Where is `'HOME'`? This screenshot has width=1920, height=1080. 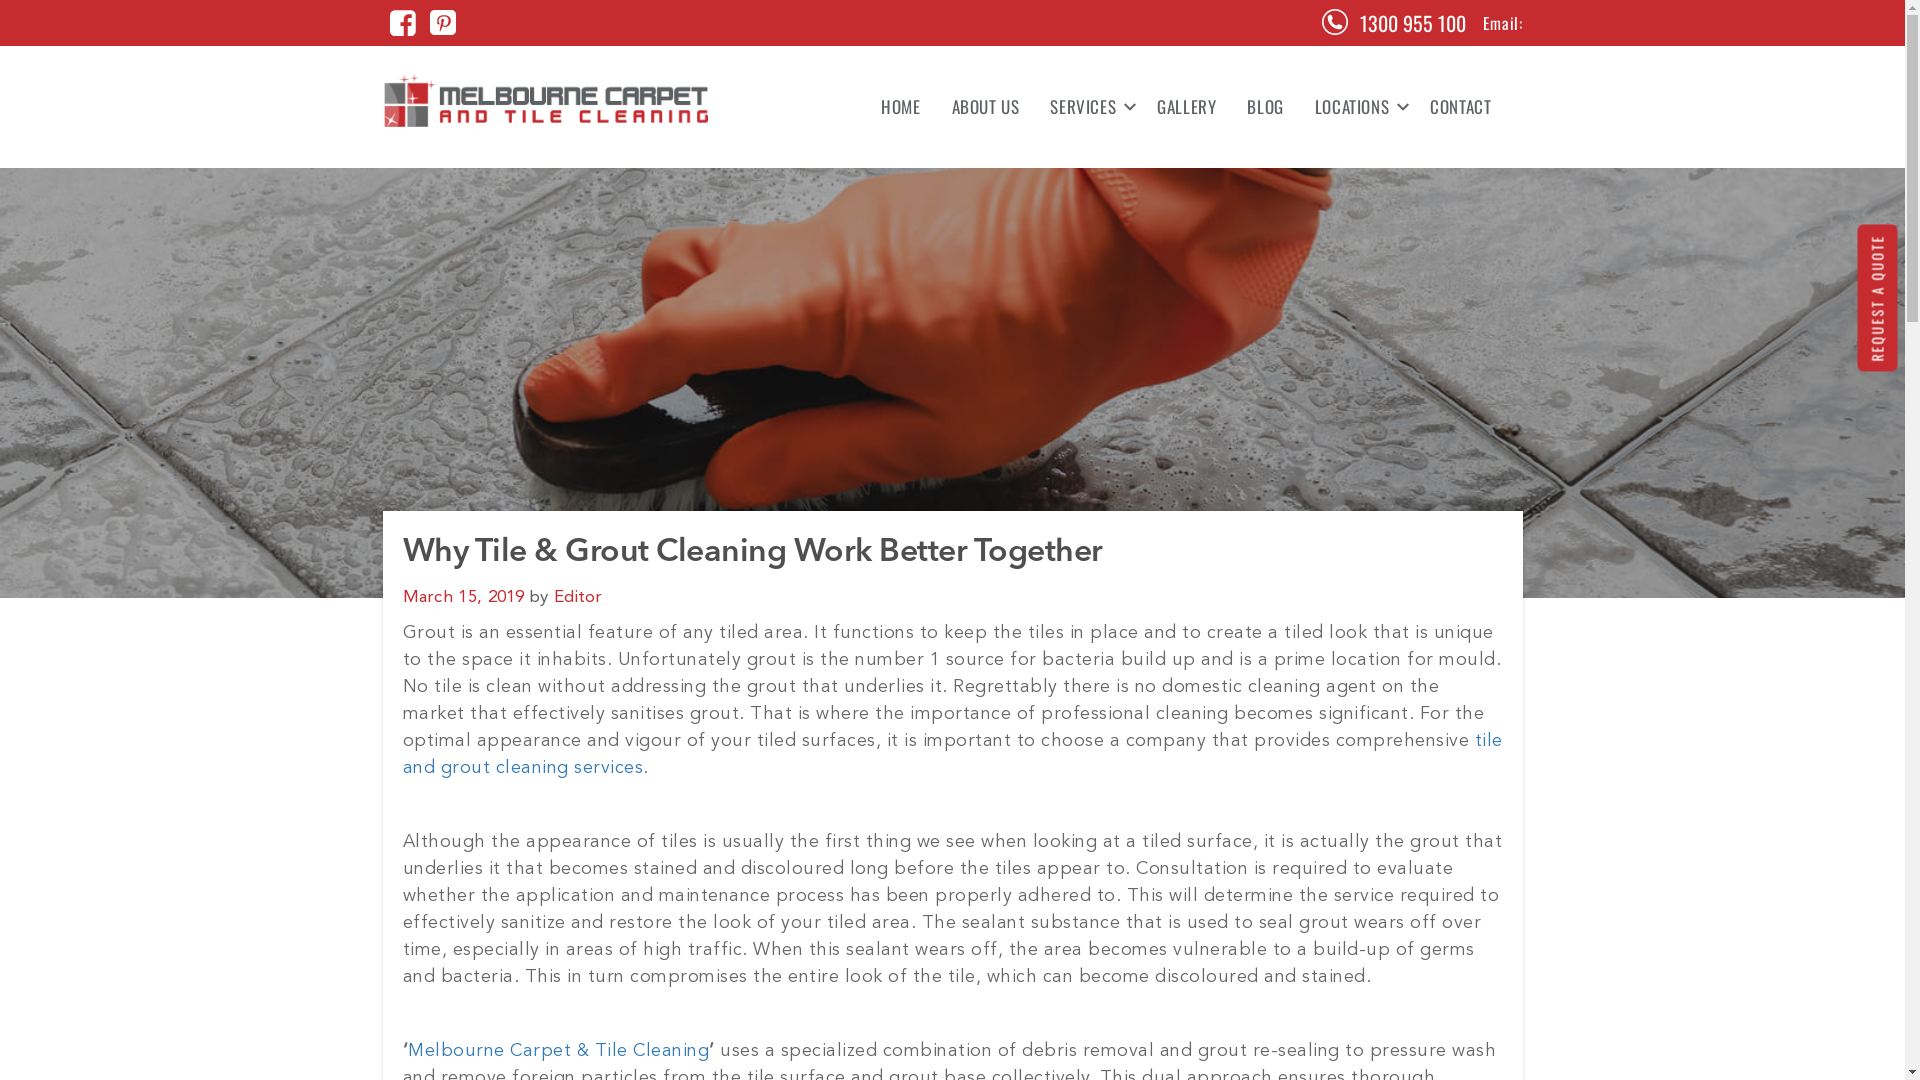 'HOME' is located at coordinates (899, 107).